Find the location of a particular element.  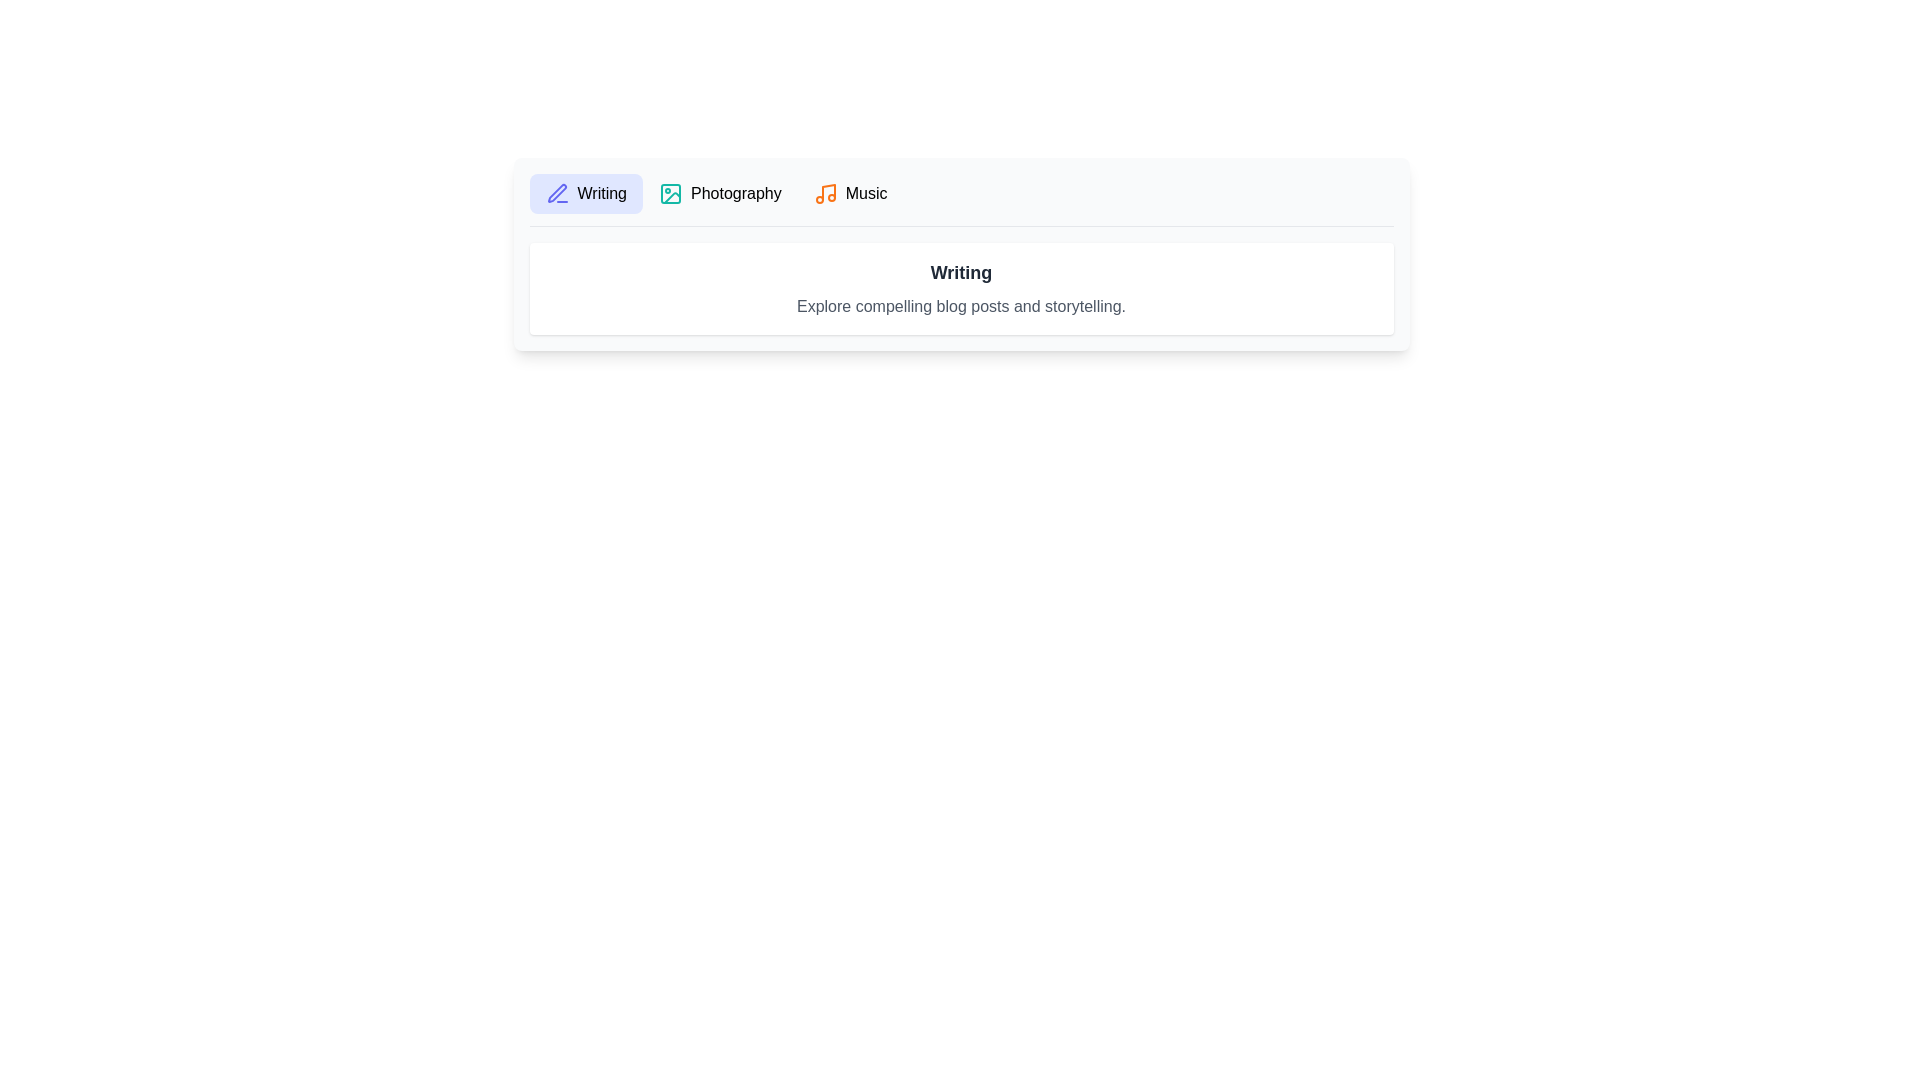

the tab labeled Music is located at coordinates (850, 193).